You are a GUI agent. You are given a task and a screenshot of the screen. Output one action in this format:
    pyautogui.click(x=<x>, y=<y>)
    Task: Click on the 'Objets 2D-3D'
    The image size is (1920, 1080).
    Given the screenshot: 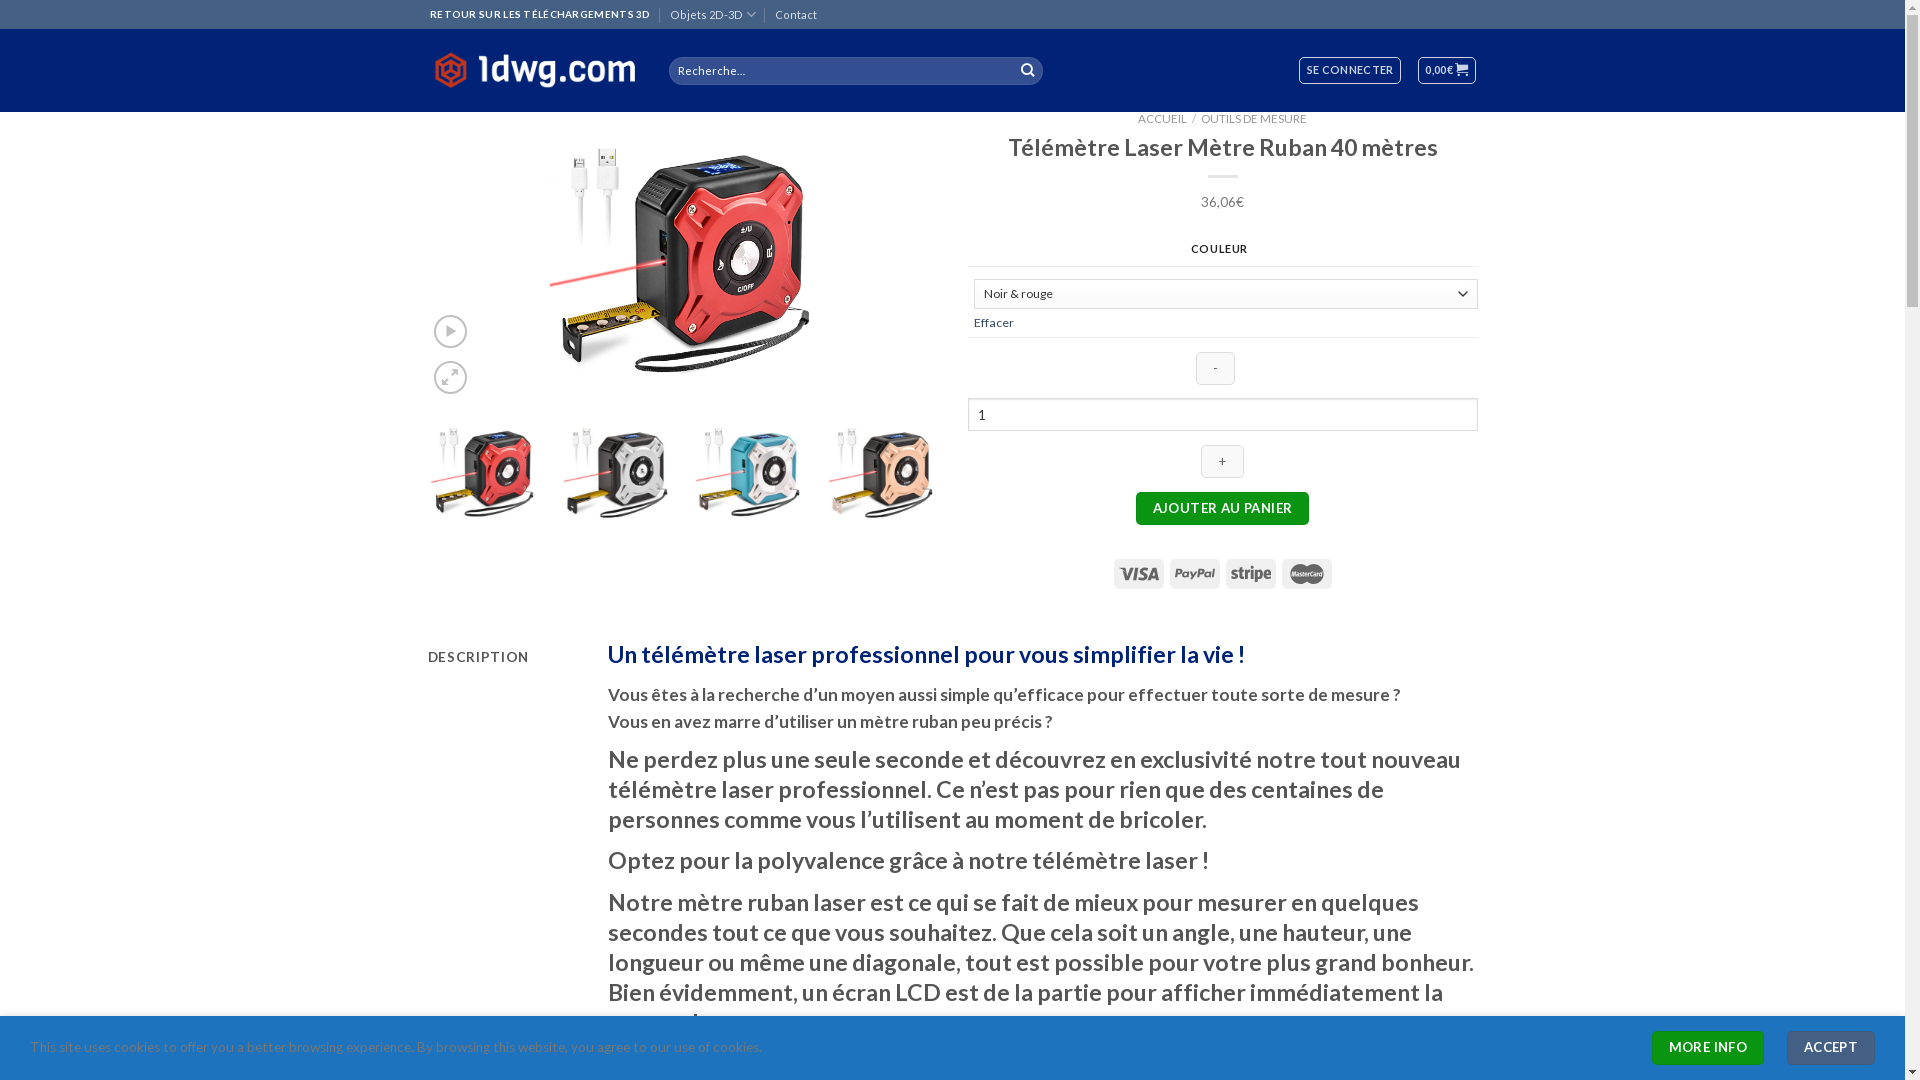 What is the action you would take?
    pyautogui.click(x=713, y=14)
    